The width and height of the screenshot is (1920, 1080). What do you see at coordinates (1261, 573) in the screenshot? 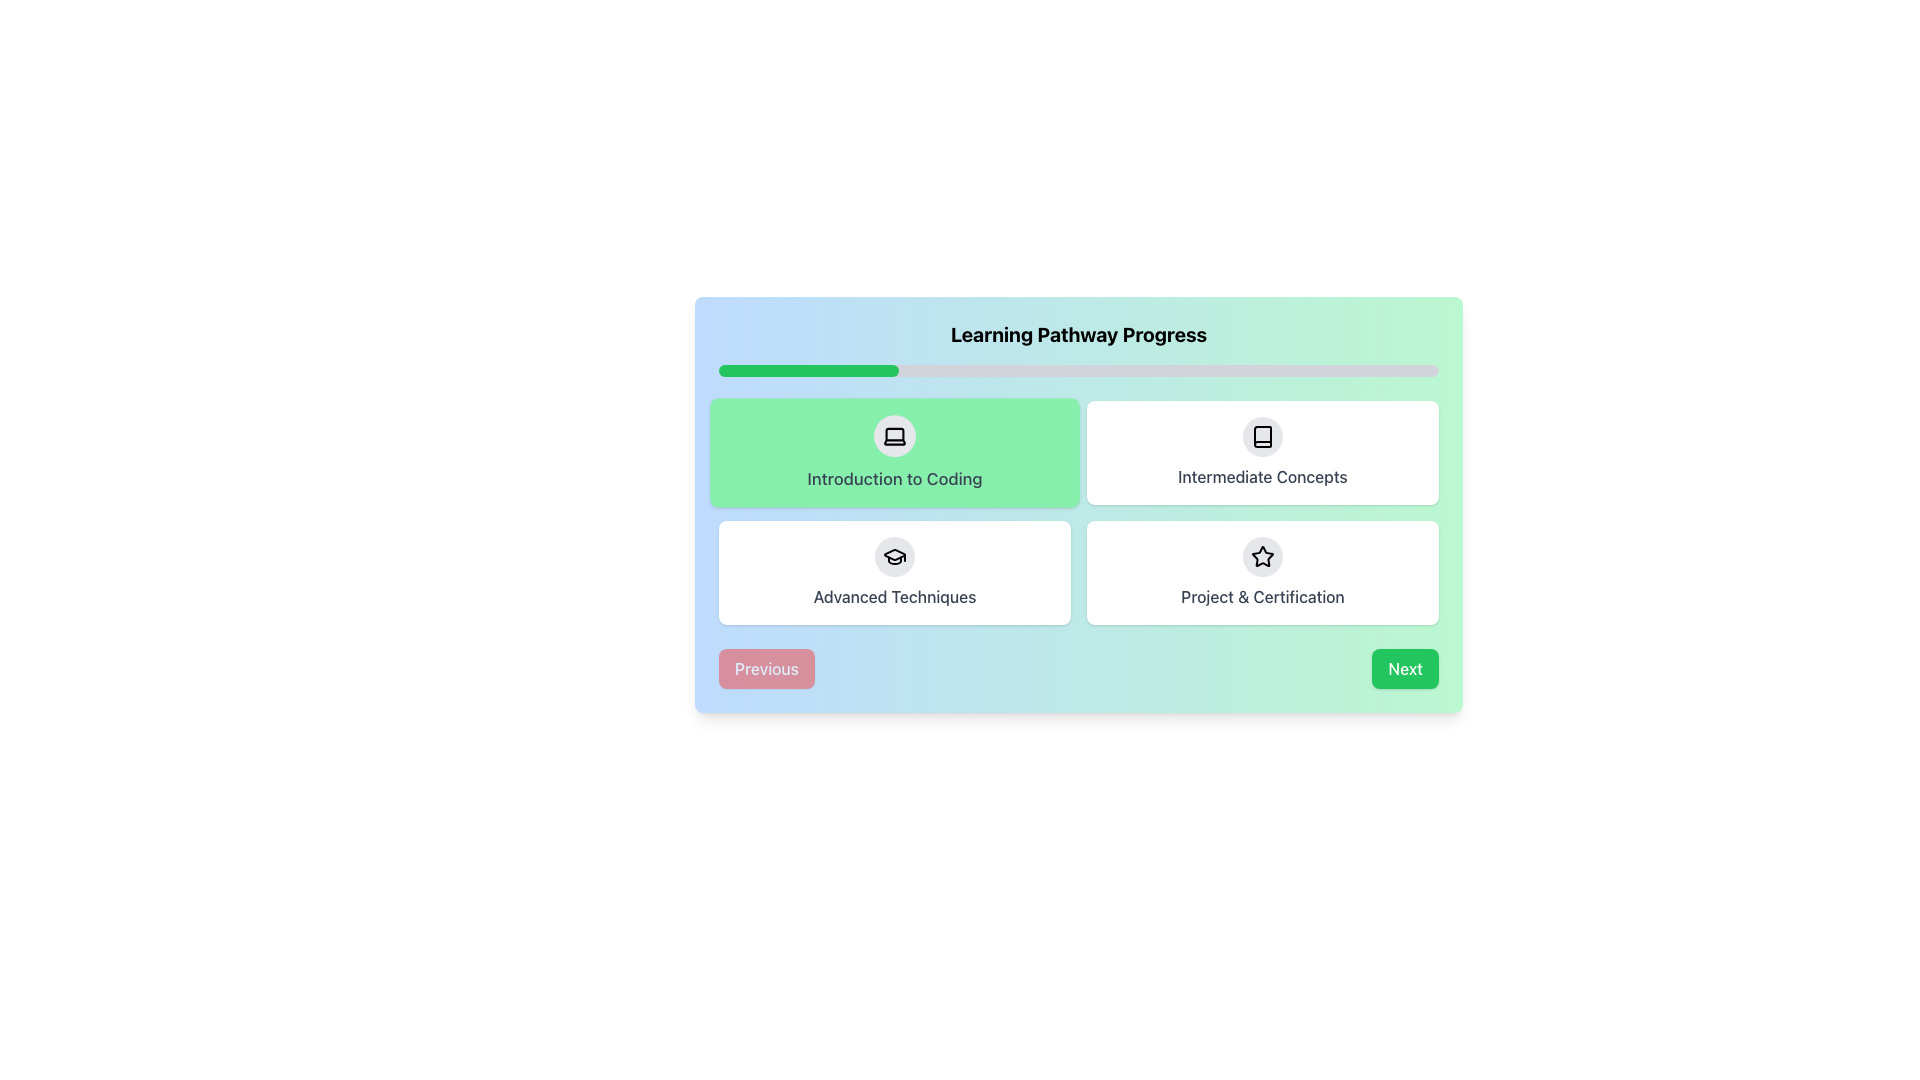
I see `the card labeled 'Project & Certification', which features a star icon at the top center` at bounding box center [1261, 573].